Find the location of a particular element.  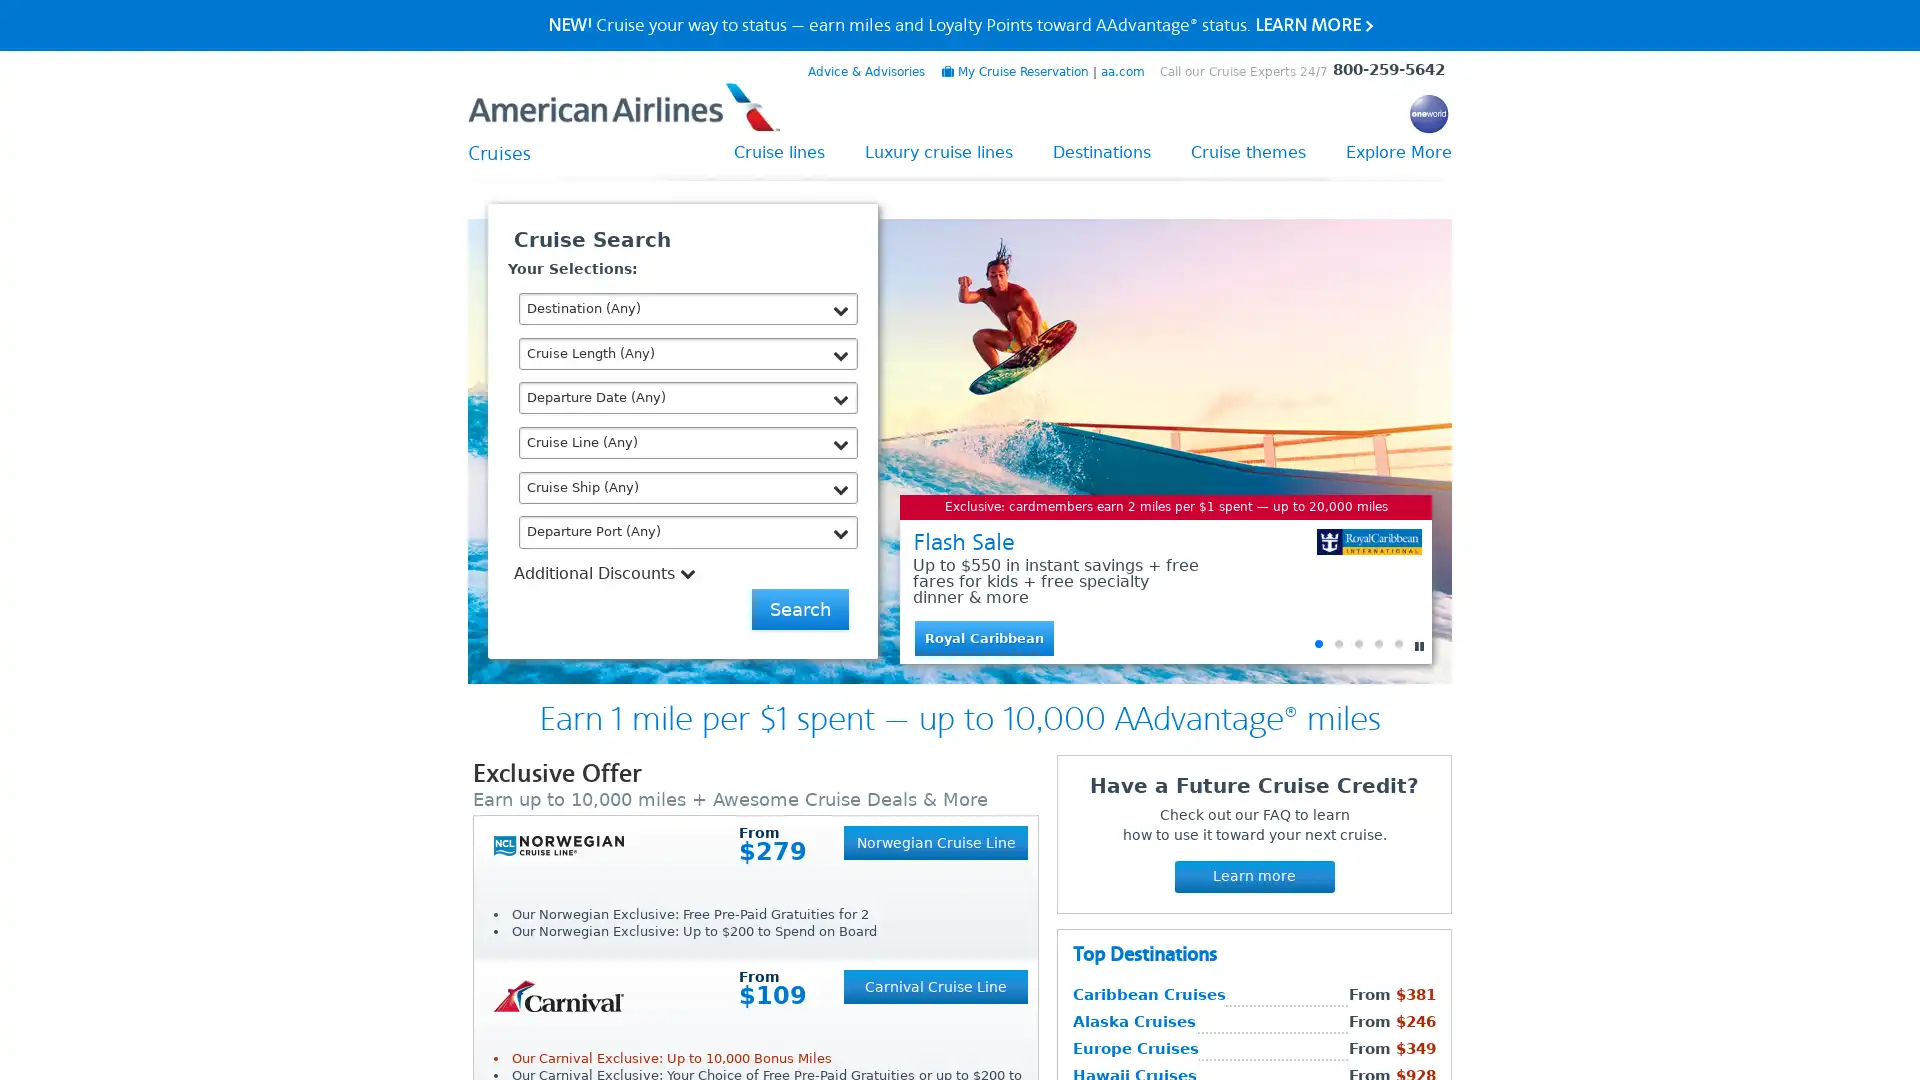

Send Me Deals is located at coordinates (806, 613).